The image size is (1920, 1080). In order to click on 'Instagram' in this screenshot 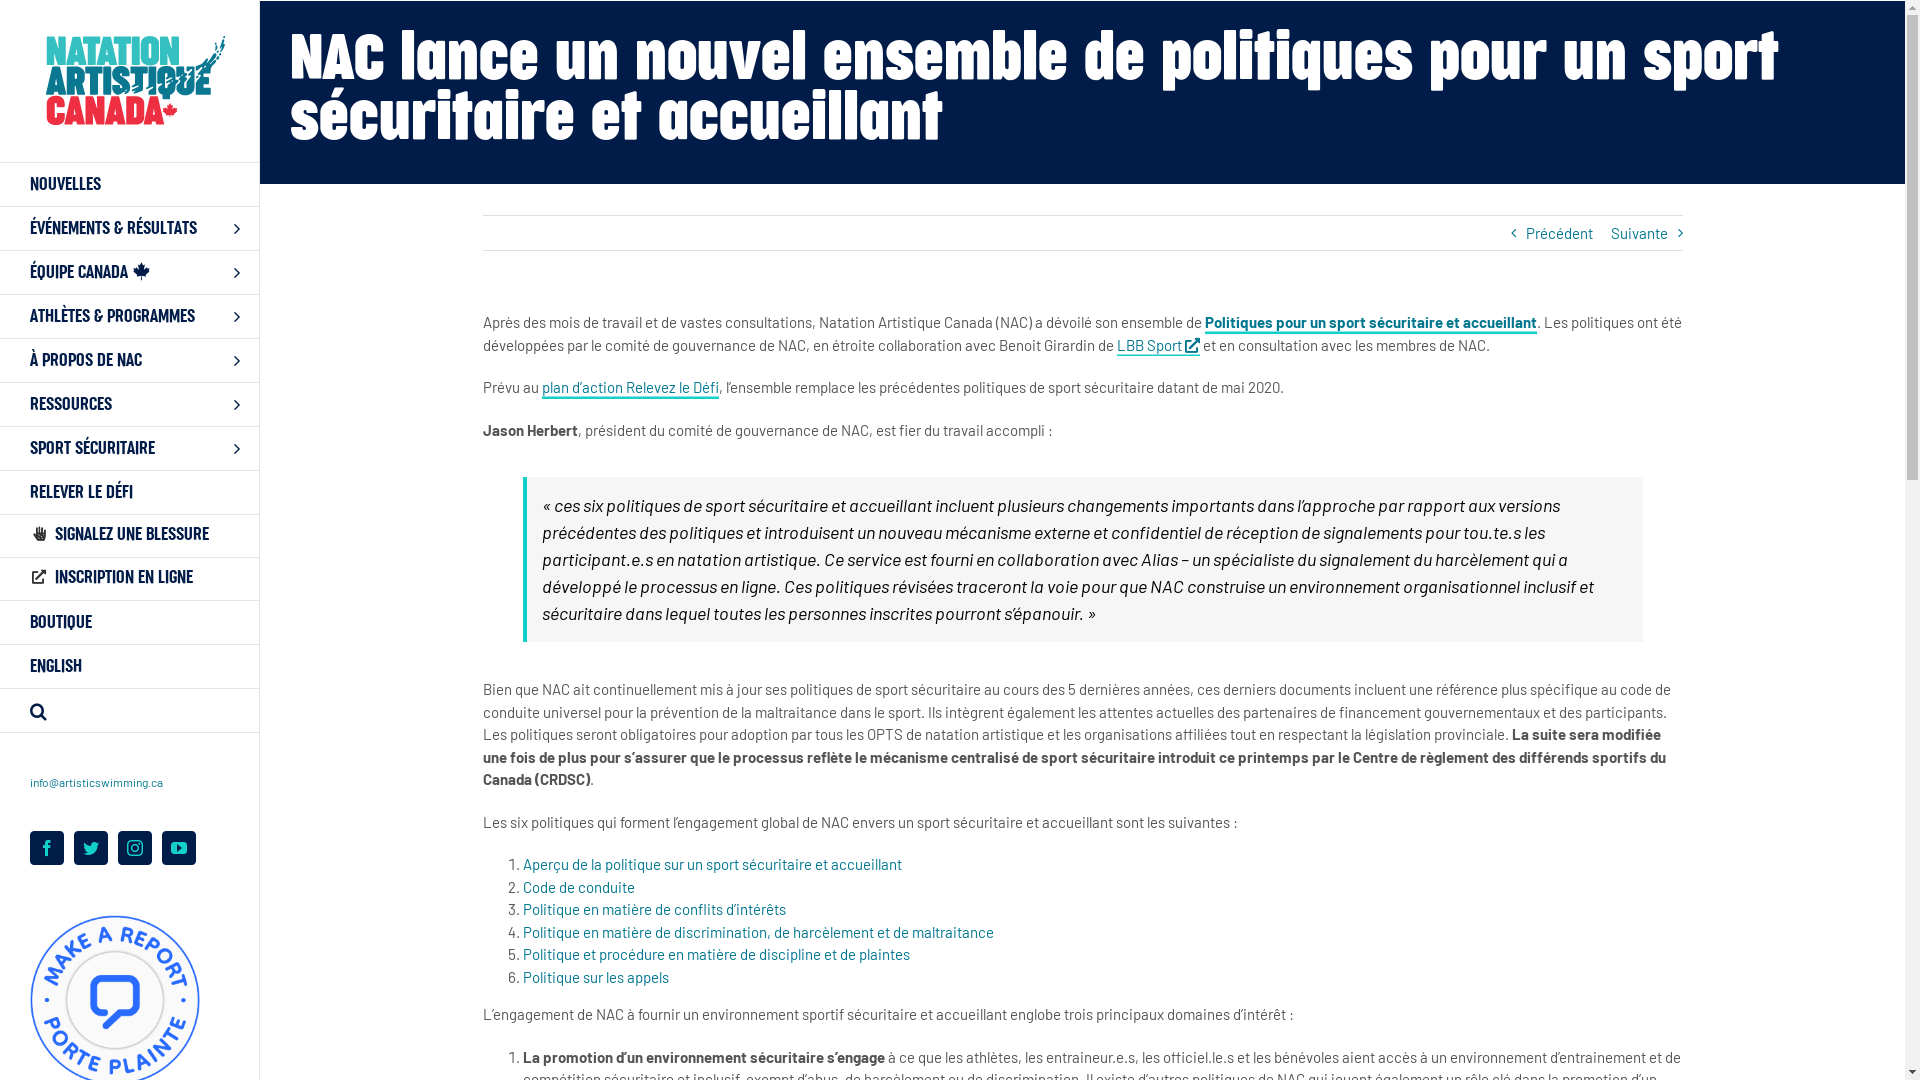, I will do `click(133, 848)`.